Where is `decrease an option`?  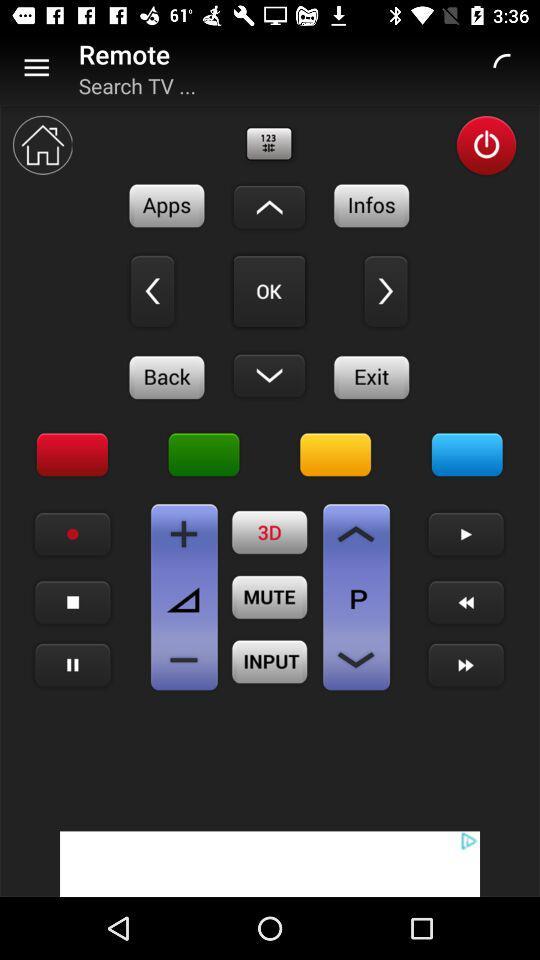
decrease an option is located at coordinates (355, 659).